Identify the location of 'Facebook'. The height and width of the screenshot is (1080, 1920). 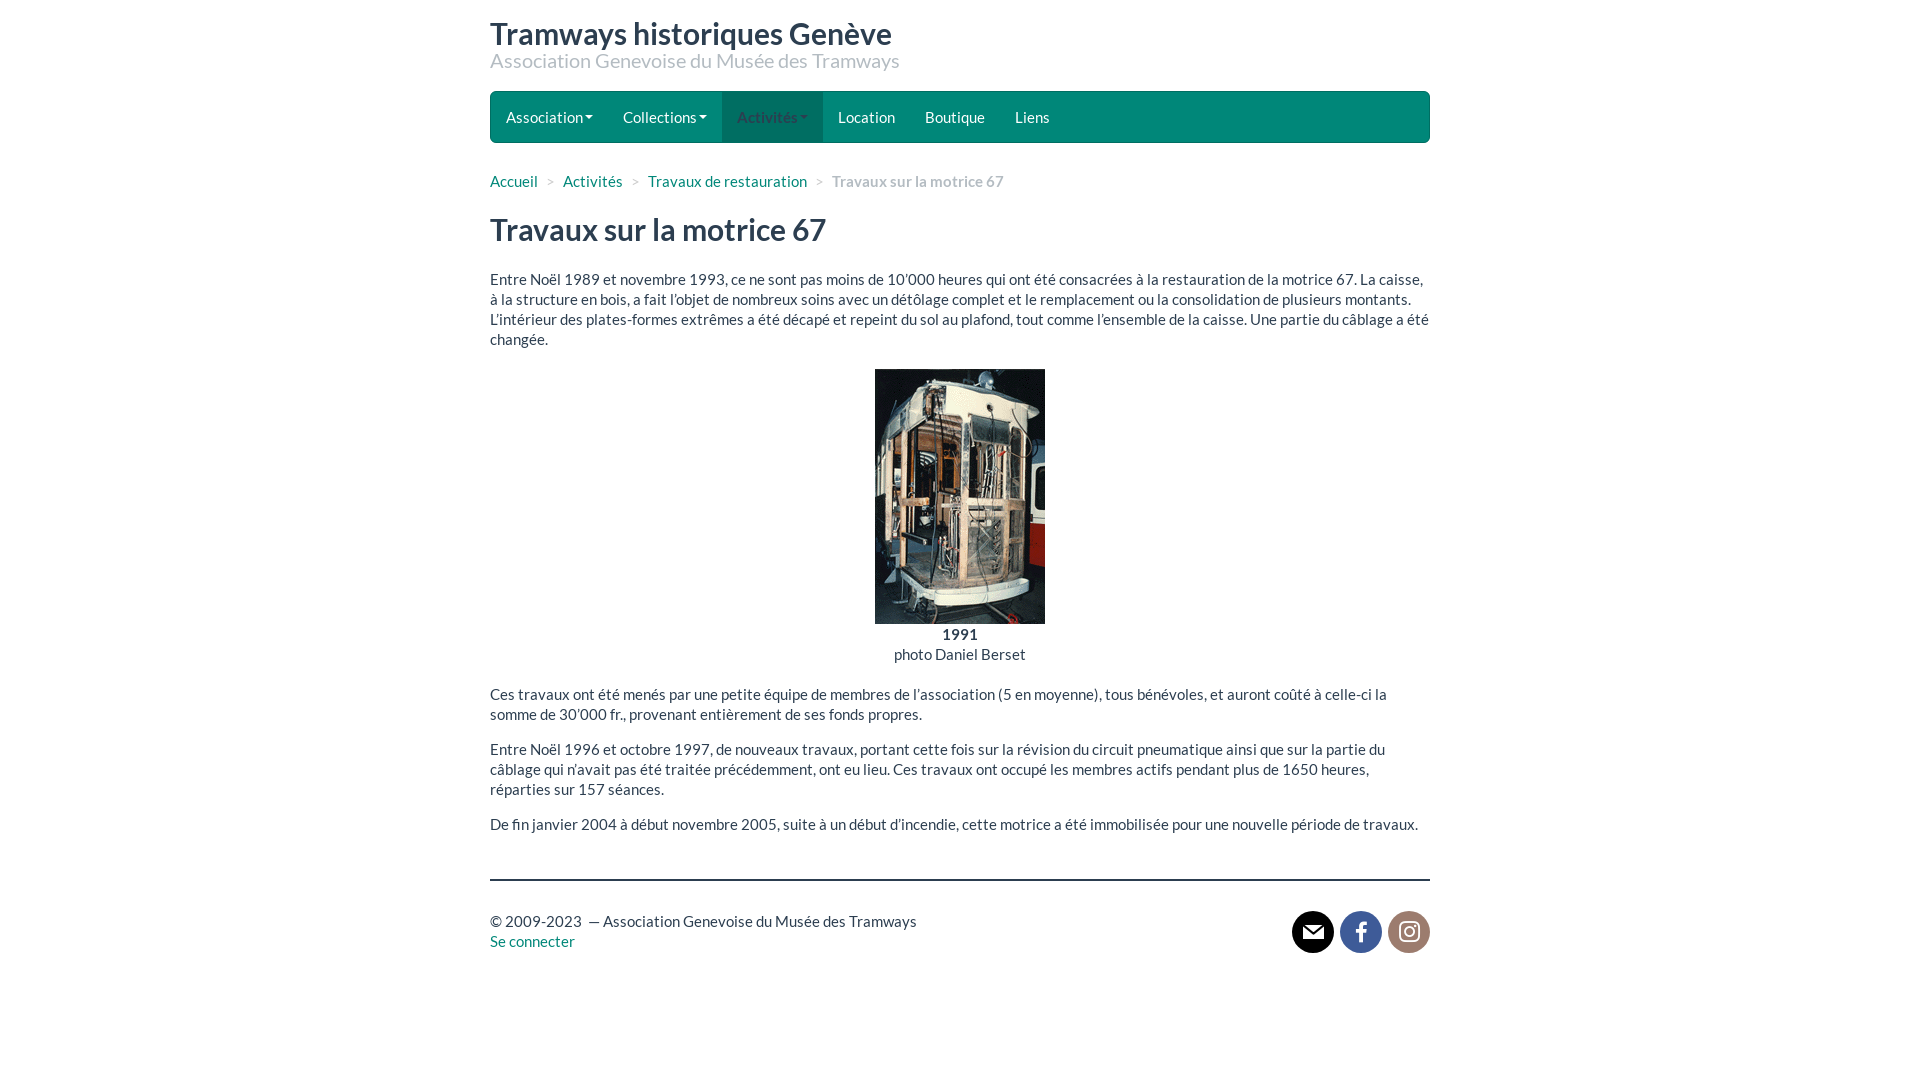
(1360, 930).